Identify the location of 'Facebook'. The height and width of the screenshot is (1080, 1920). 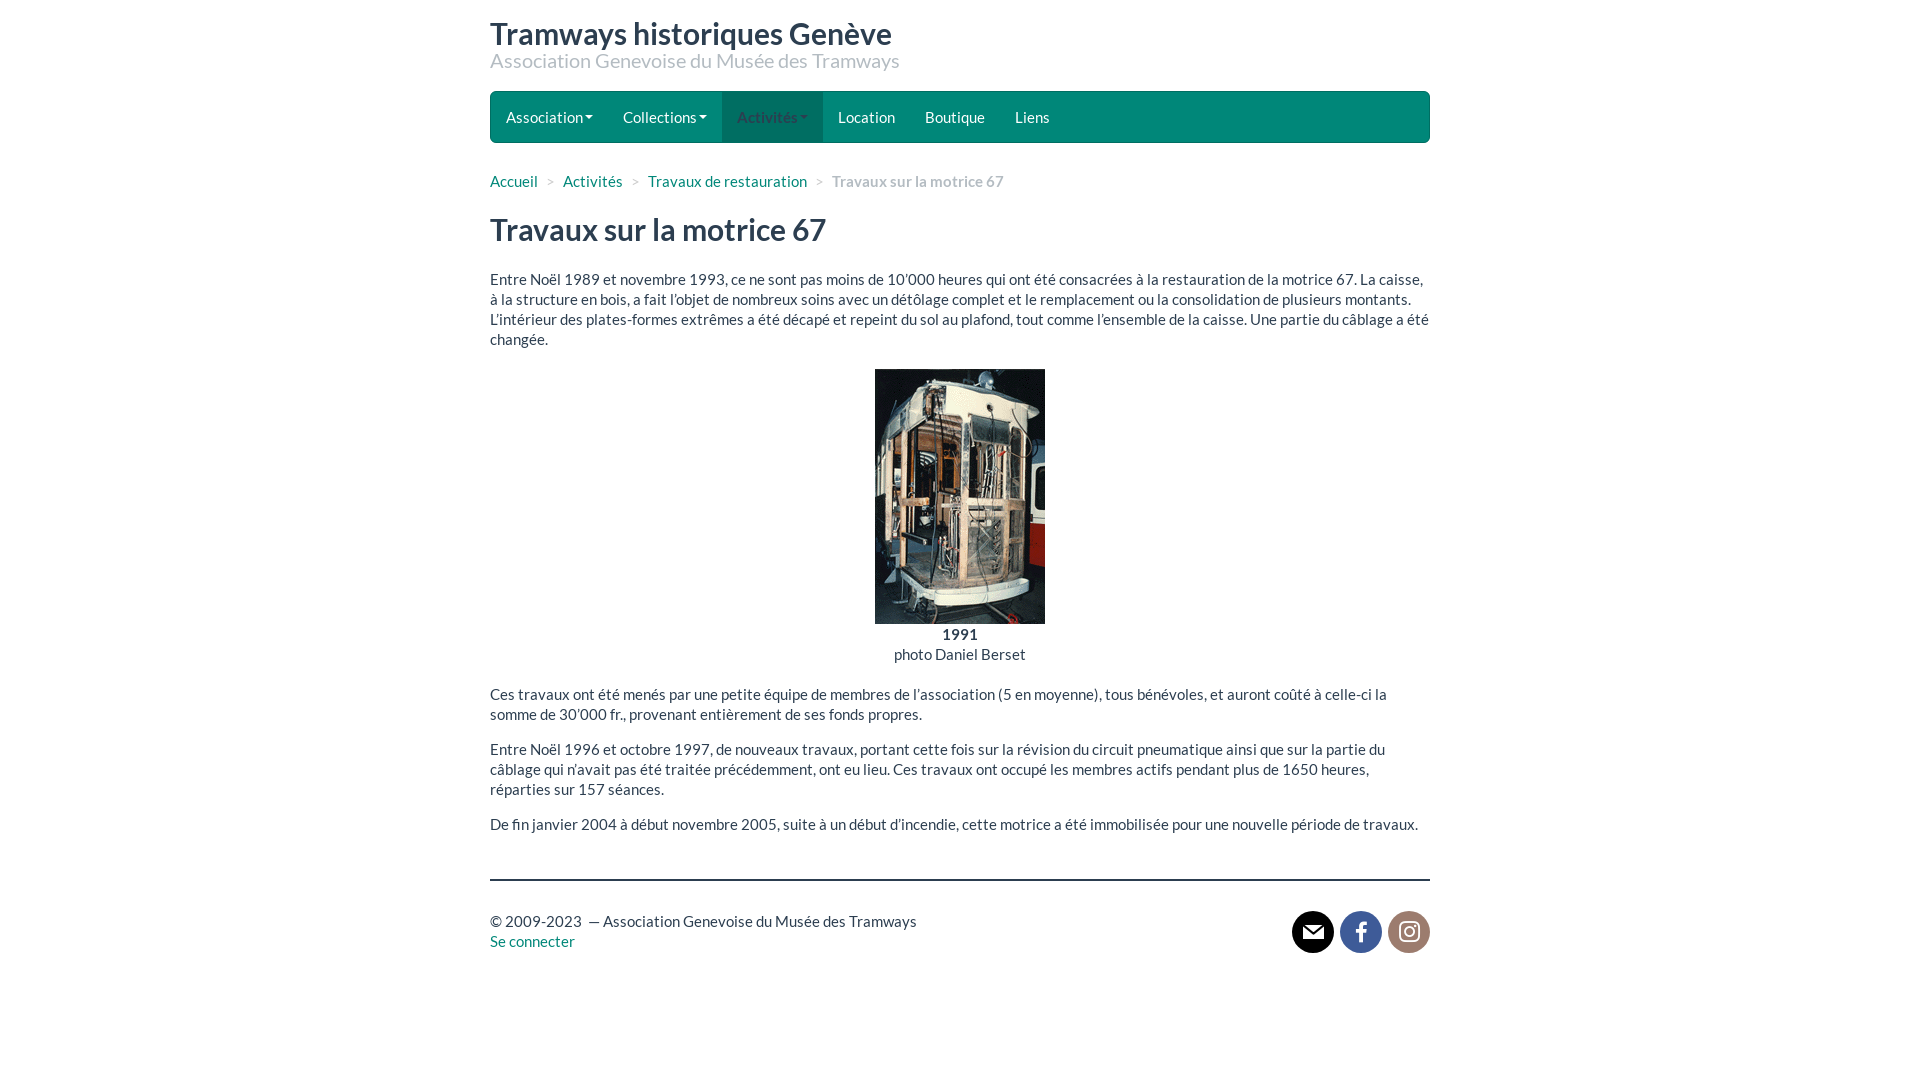
(1360, 930).